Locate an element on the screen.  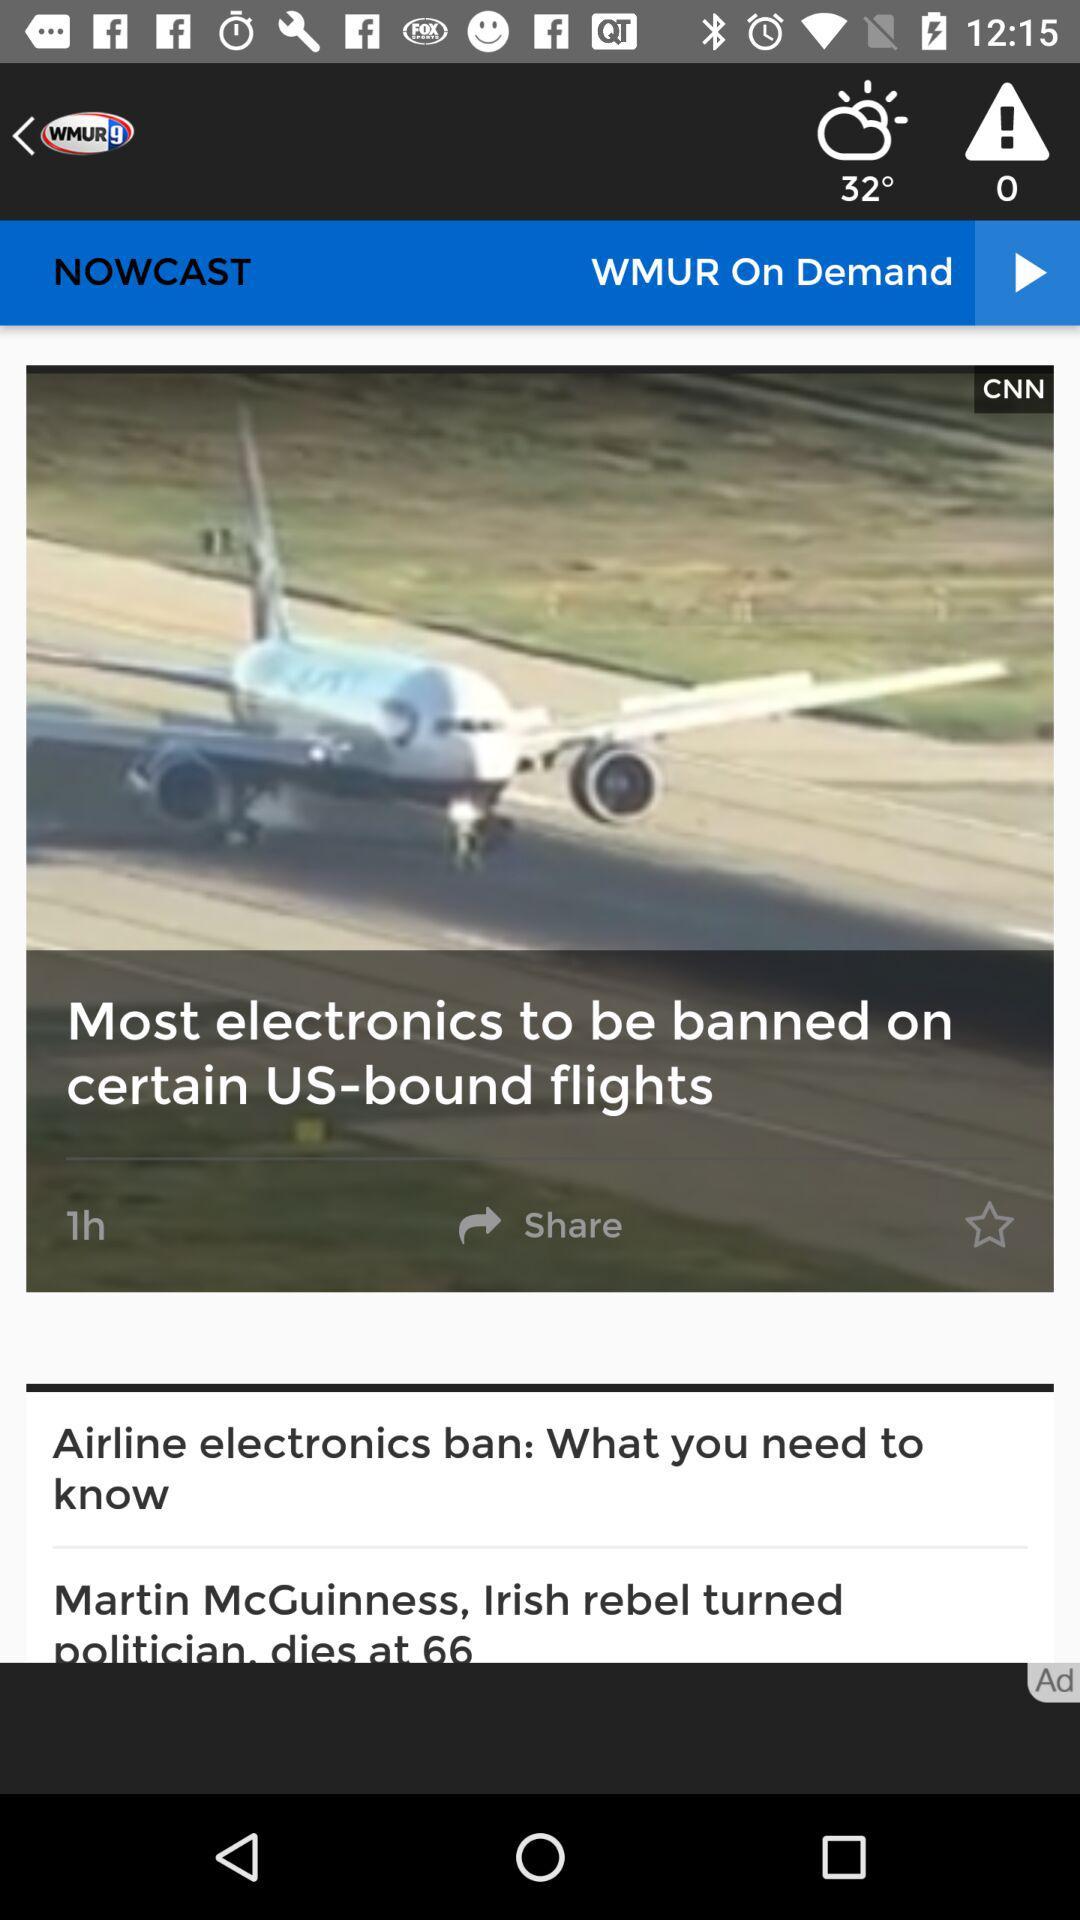
the next page icon is located at coordinates (1026, 272).